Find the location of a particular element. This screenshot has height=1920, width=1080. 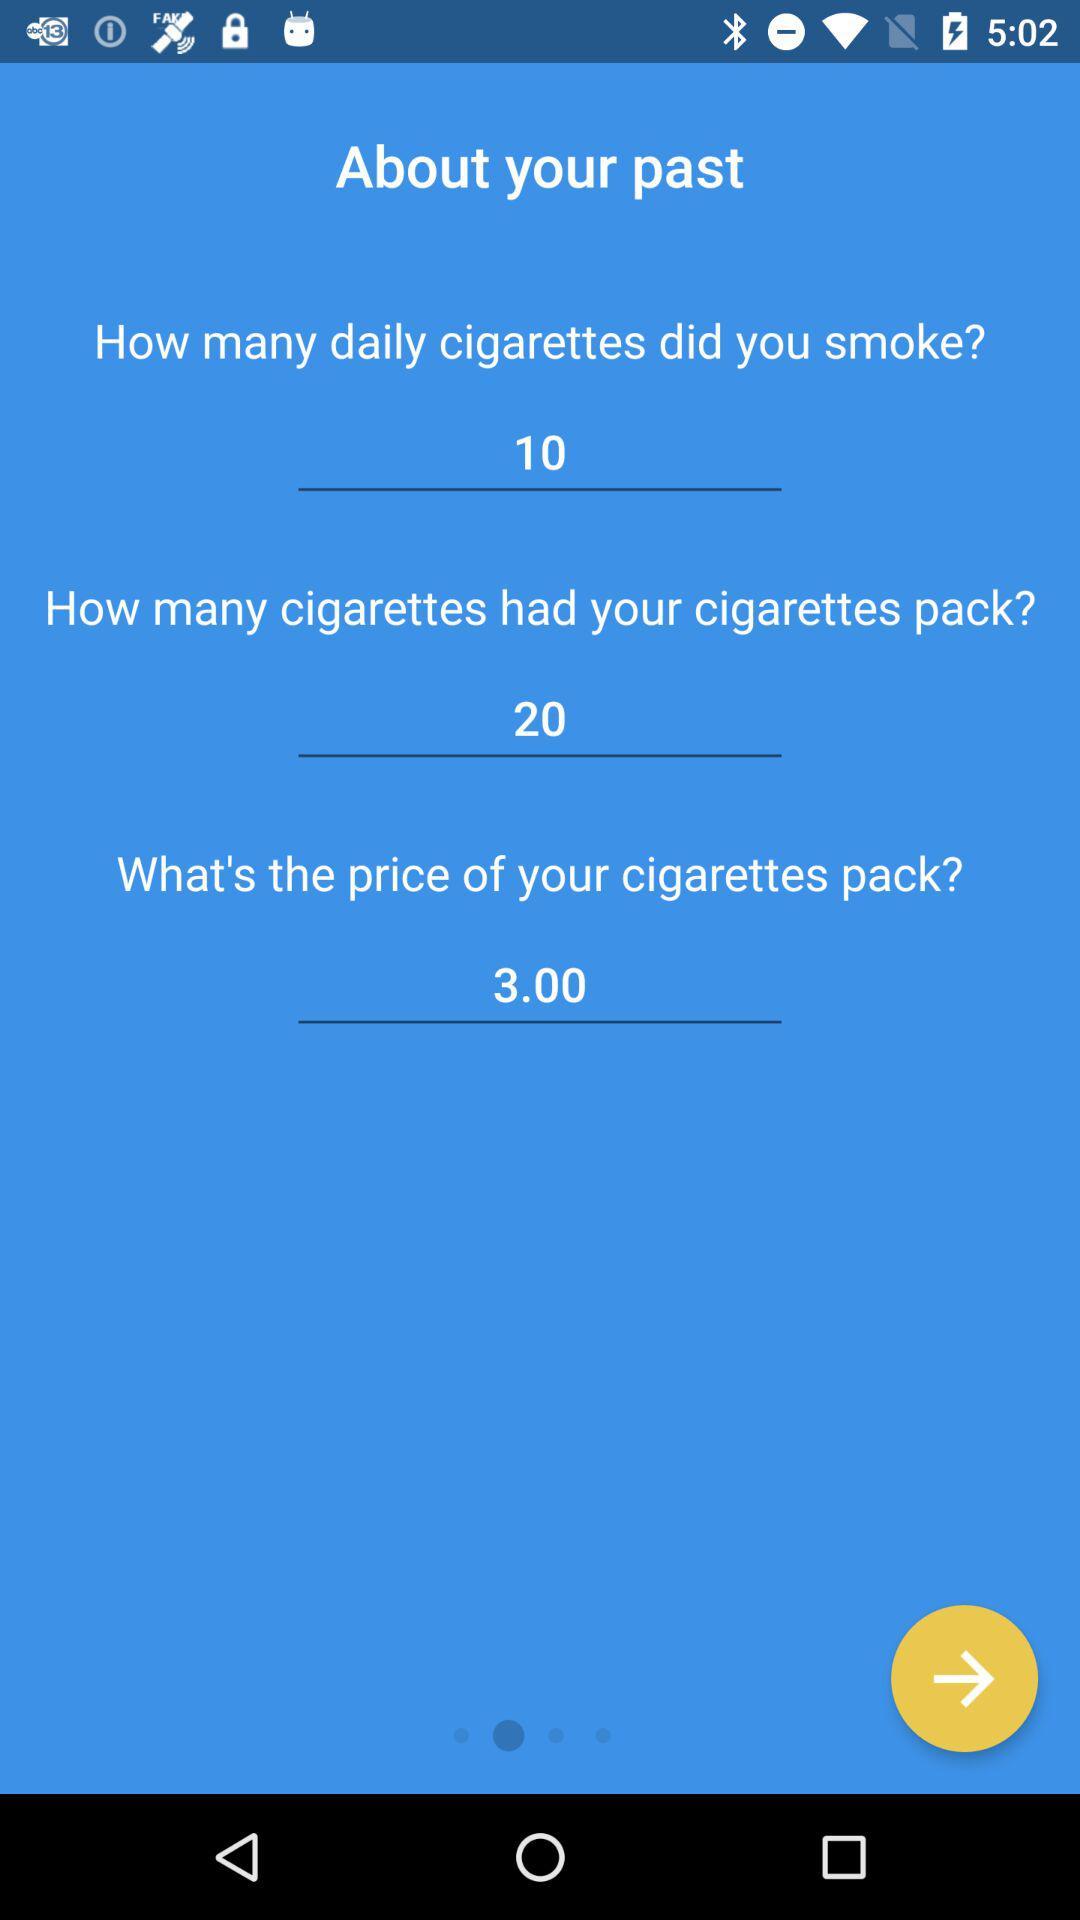

go forward is located at coordinates (963, 1678).